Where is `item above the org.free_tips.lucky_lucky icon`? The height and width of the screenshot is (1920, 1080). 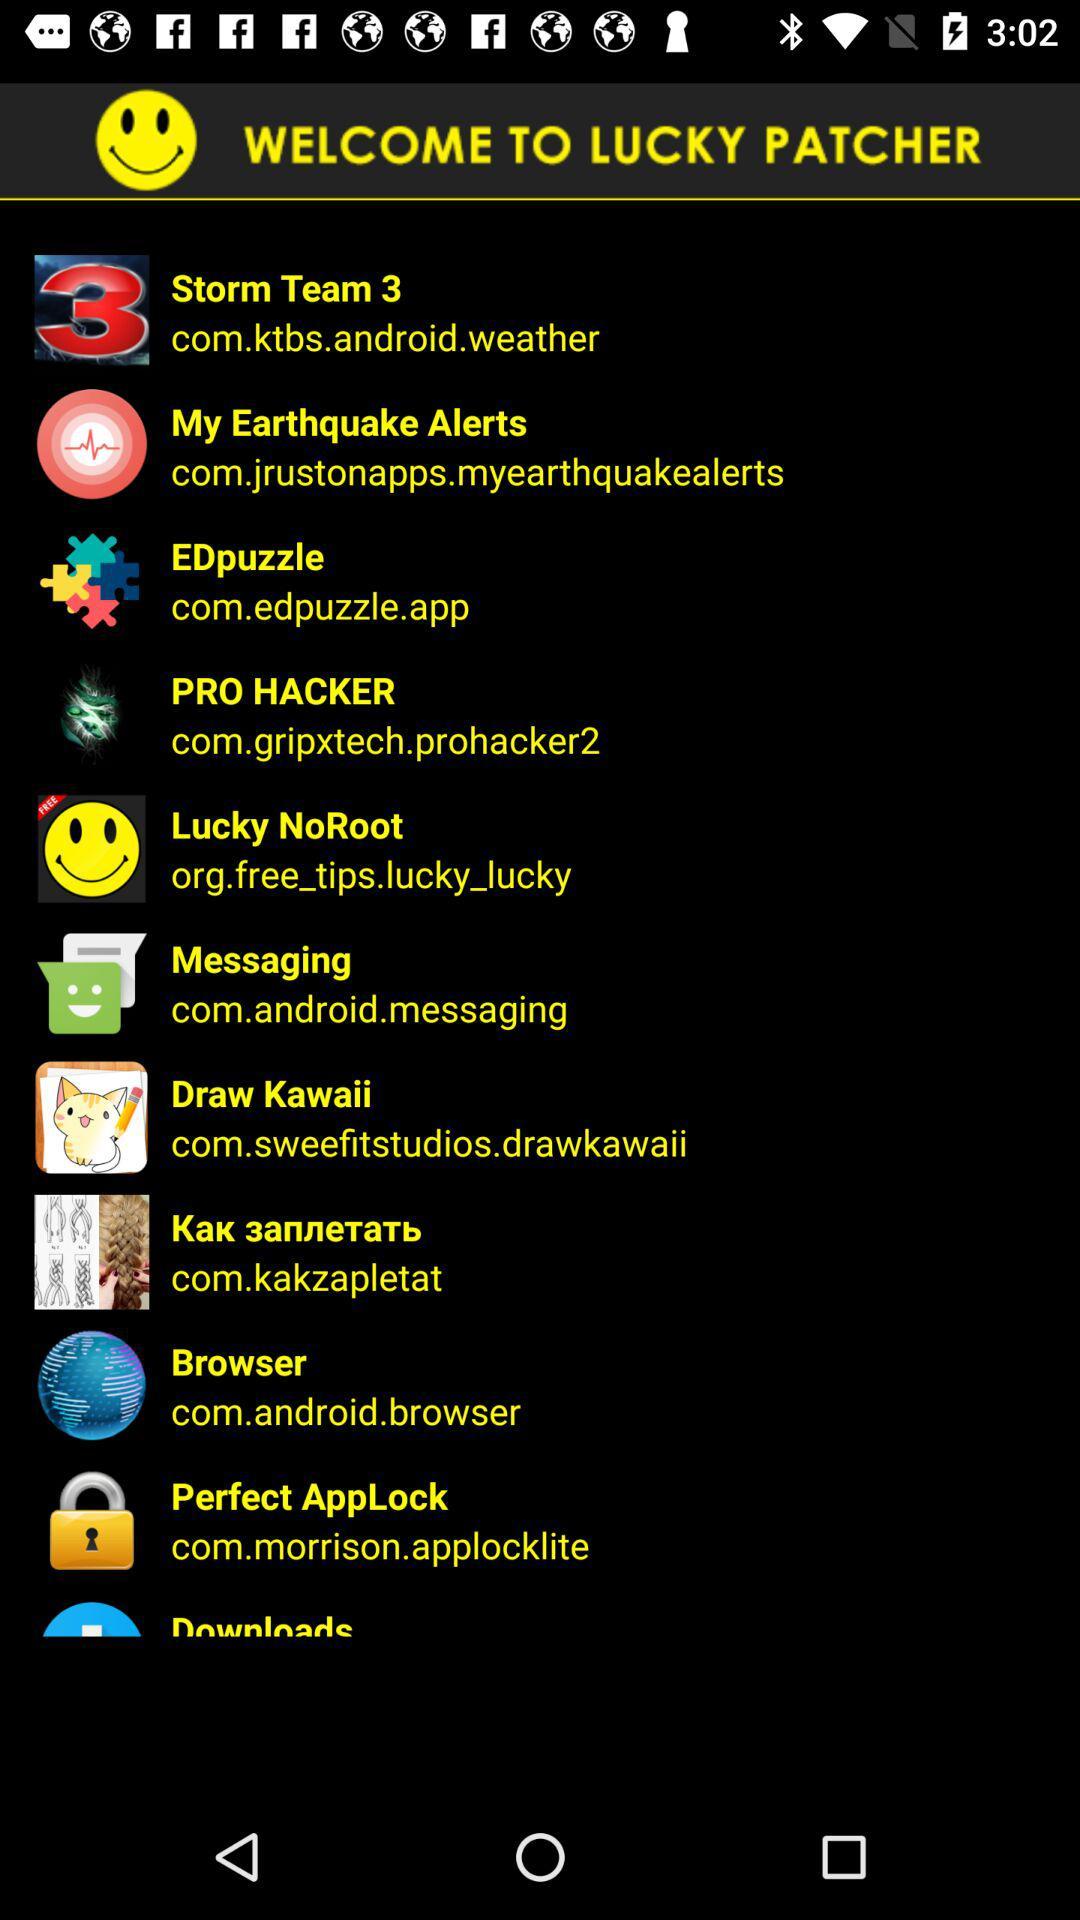
item above the org.free_tips.lucky_lucky icon is located at coordinates (611, 824).